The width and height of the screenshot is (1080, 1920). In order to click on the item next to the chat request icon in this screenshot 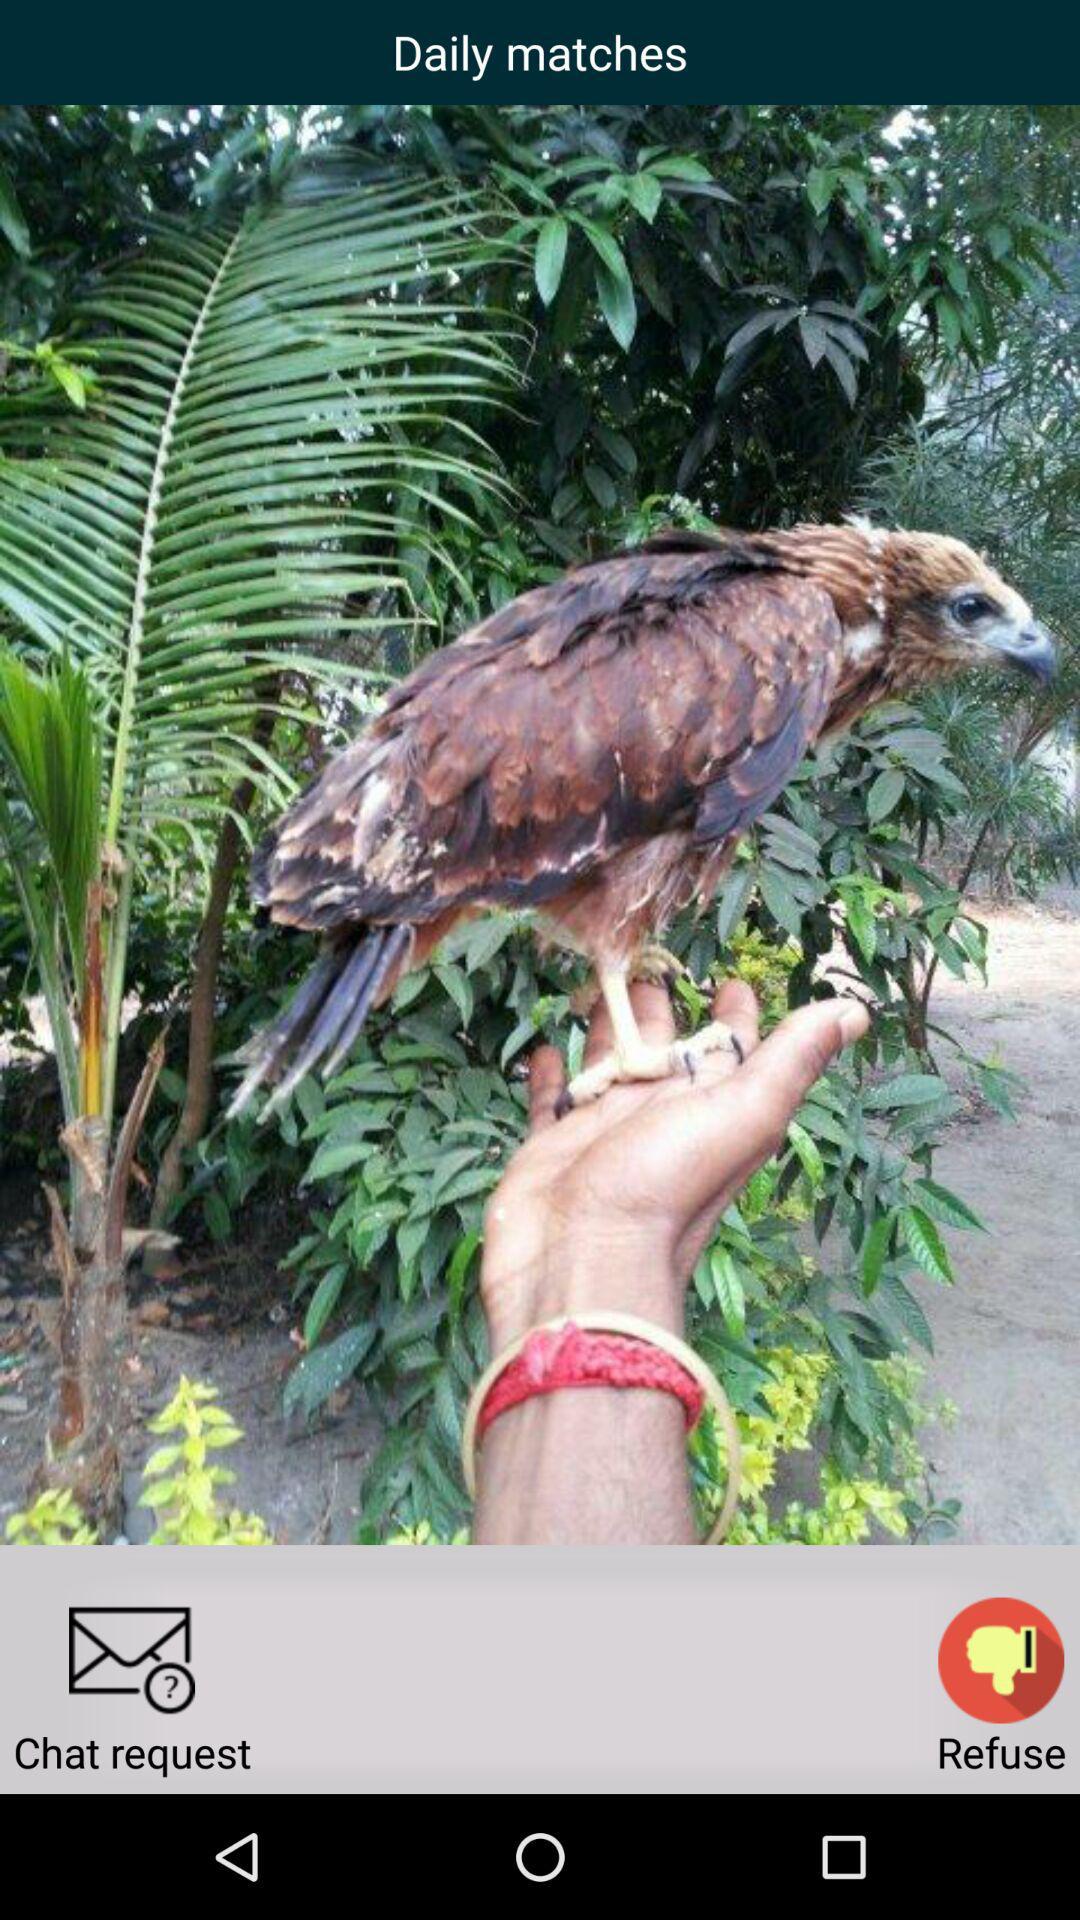, I will do `click(1001, 1660)`.